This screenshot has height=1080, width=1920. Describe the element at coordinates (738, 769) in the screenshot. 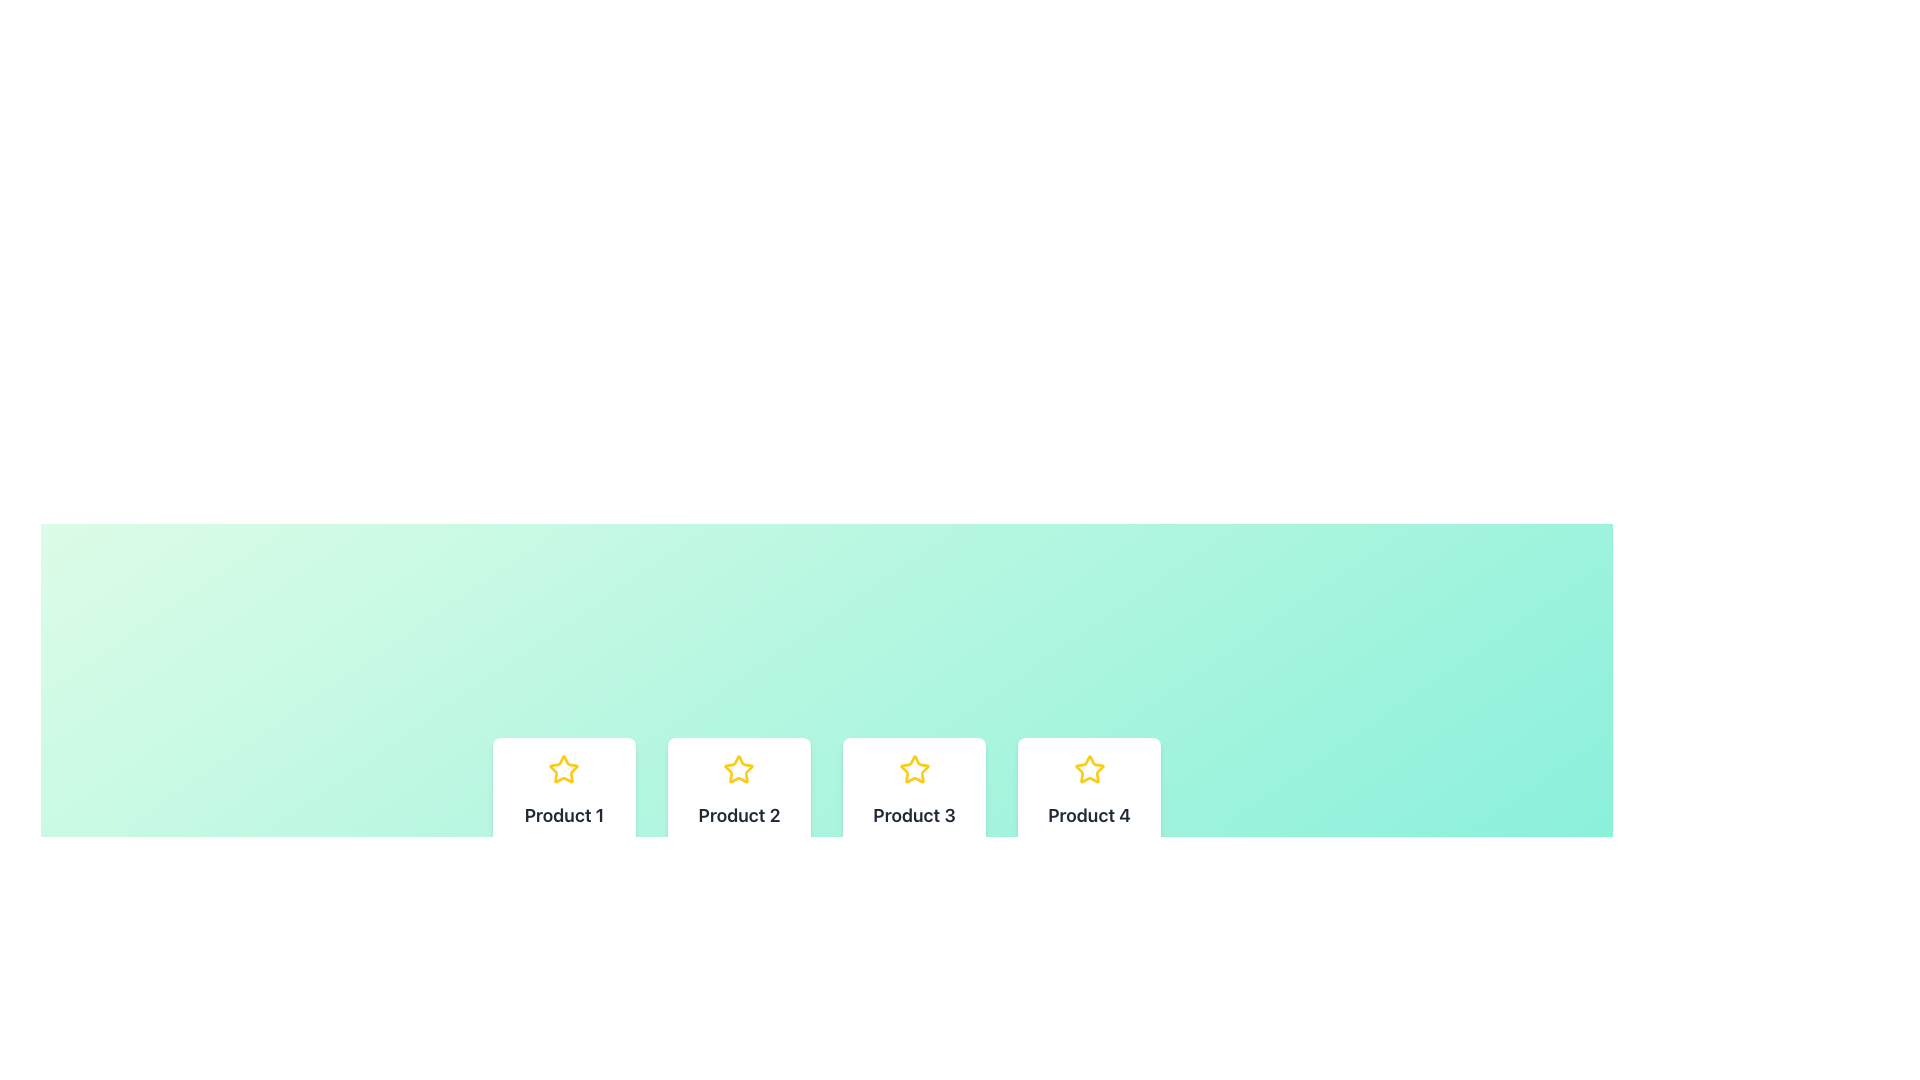

I see `the star icon located at the top center of the first card above the text 'Product 2' to trigger a visual change` at that location.